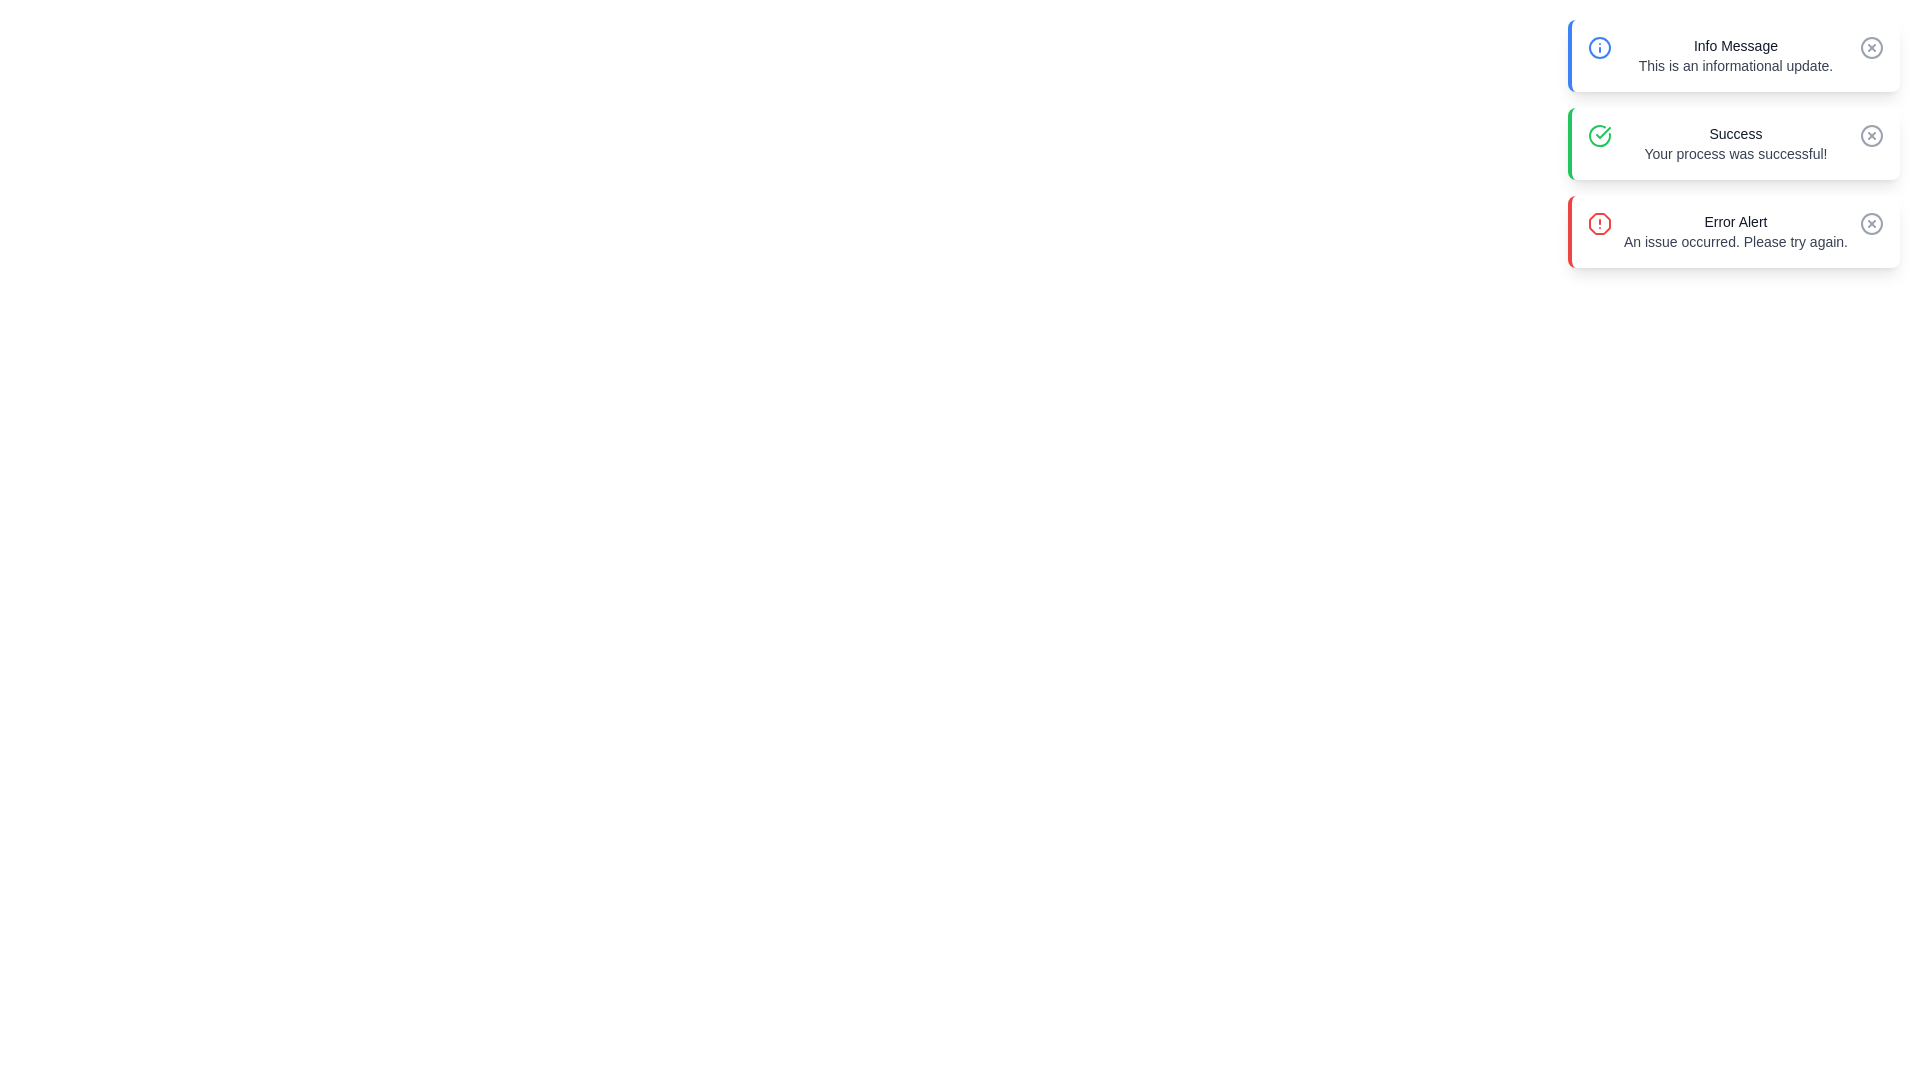  Describe the element at coordinates (1597, 223) in the screenshot. I see `the red octagonal warning icon located in the bottom-most notification section, adjacent to the text 'Error Alert'` at that location.